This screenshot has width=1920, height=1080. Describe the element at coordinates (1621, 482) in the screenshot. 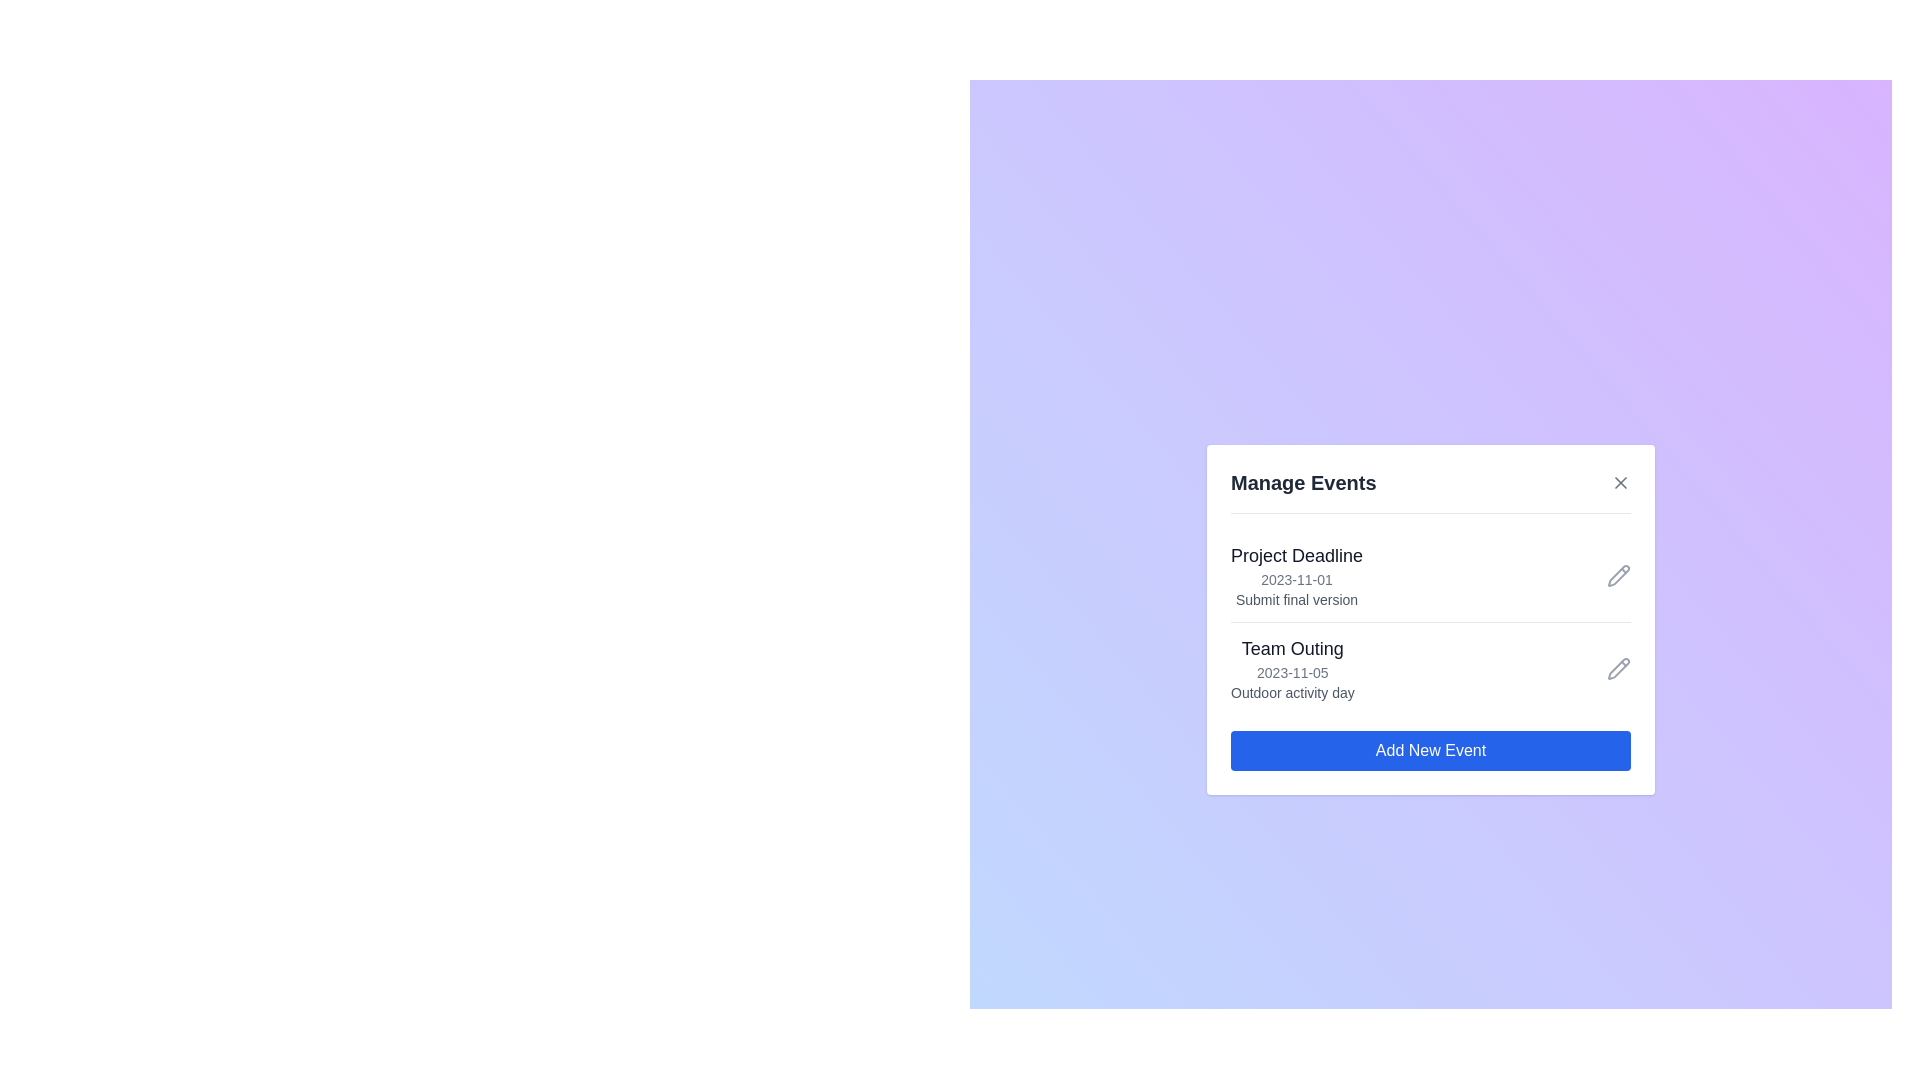

I see `the close button to close the dialog` at that location.